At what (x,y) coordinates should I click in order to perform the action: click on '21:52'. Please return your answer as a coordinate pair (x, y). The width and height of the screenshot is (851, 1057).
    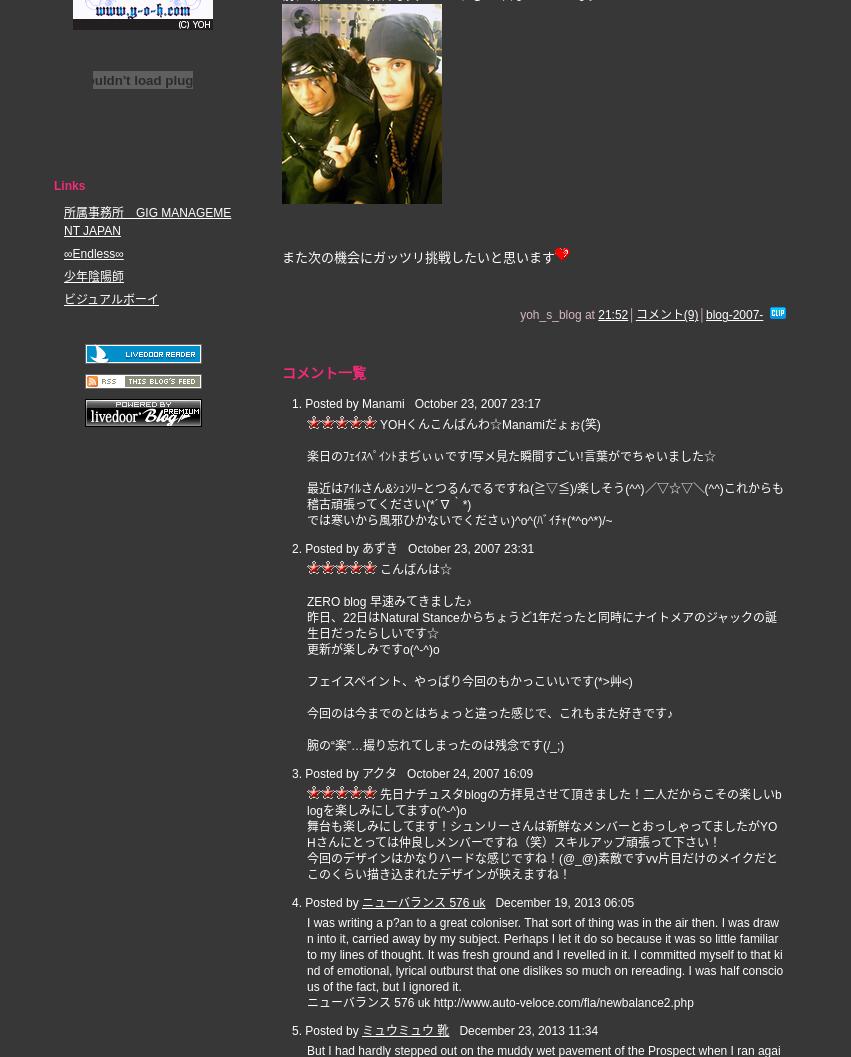
    Looking at the image, I should click on (612, 314).